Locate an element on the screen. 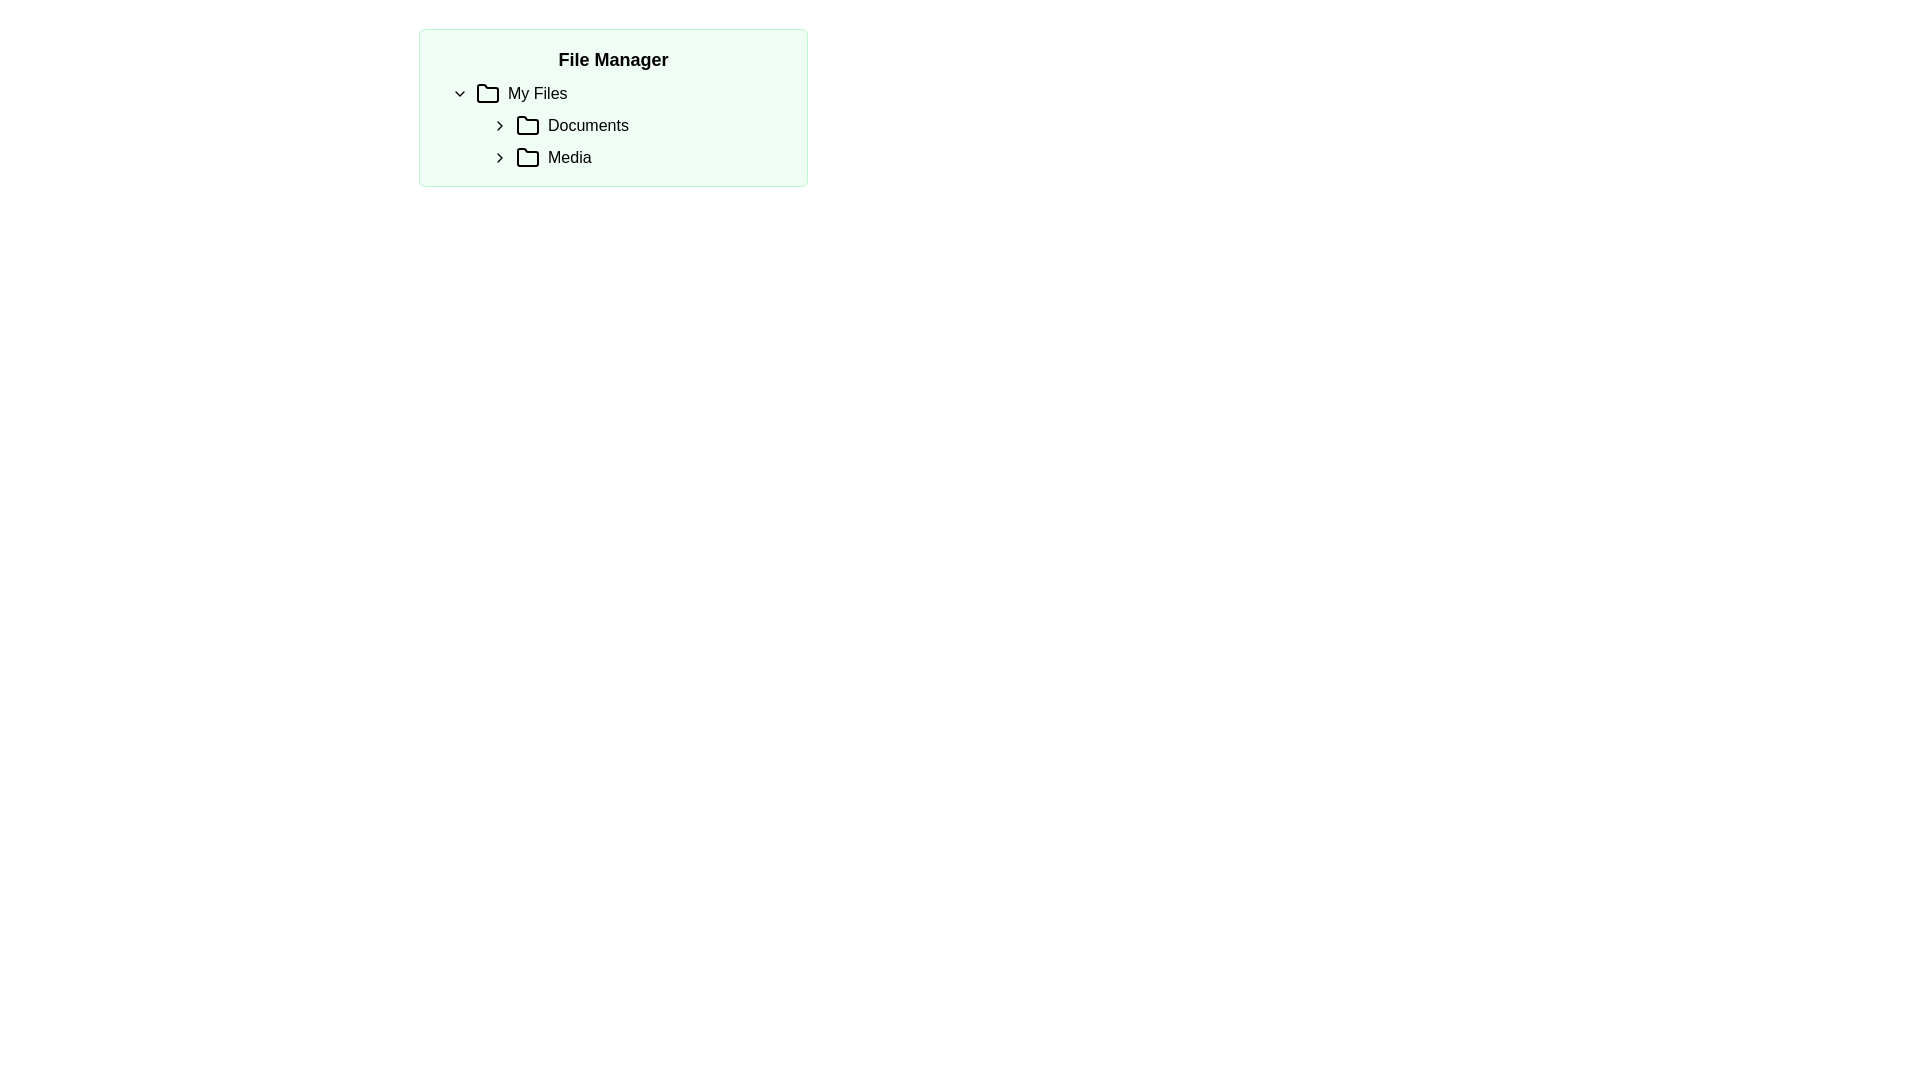 The image size is (1920, 1080). the 'Documents' text label in the 'My Files' section of the File Manager, which is located to the right of the folder icon is located at coordinates (587, 126).